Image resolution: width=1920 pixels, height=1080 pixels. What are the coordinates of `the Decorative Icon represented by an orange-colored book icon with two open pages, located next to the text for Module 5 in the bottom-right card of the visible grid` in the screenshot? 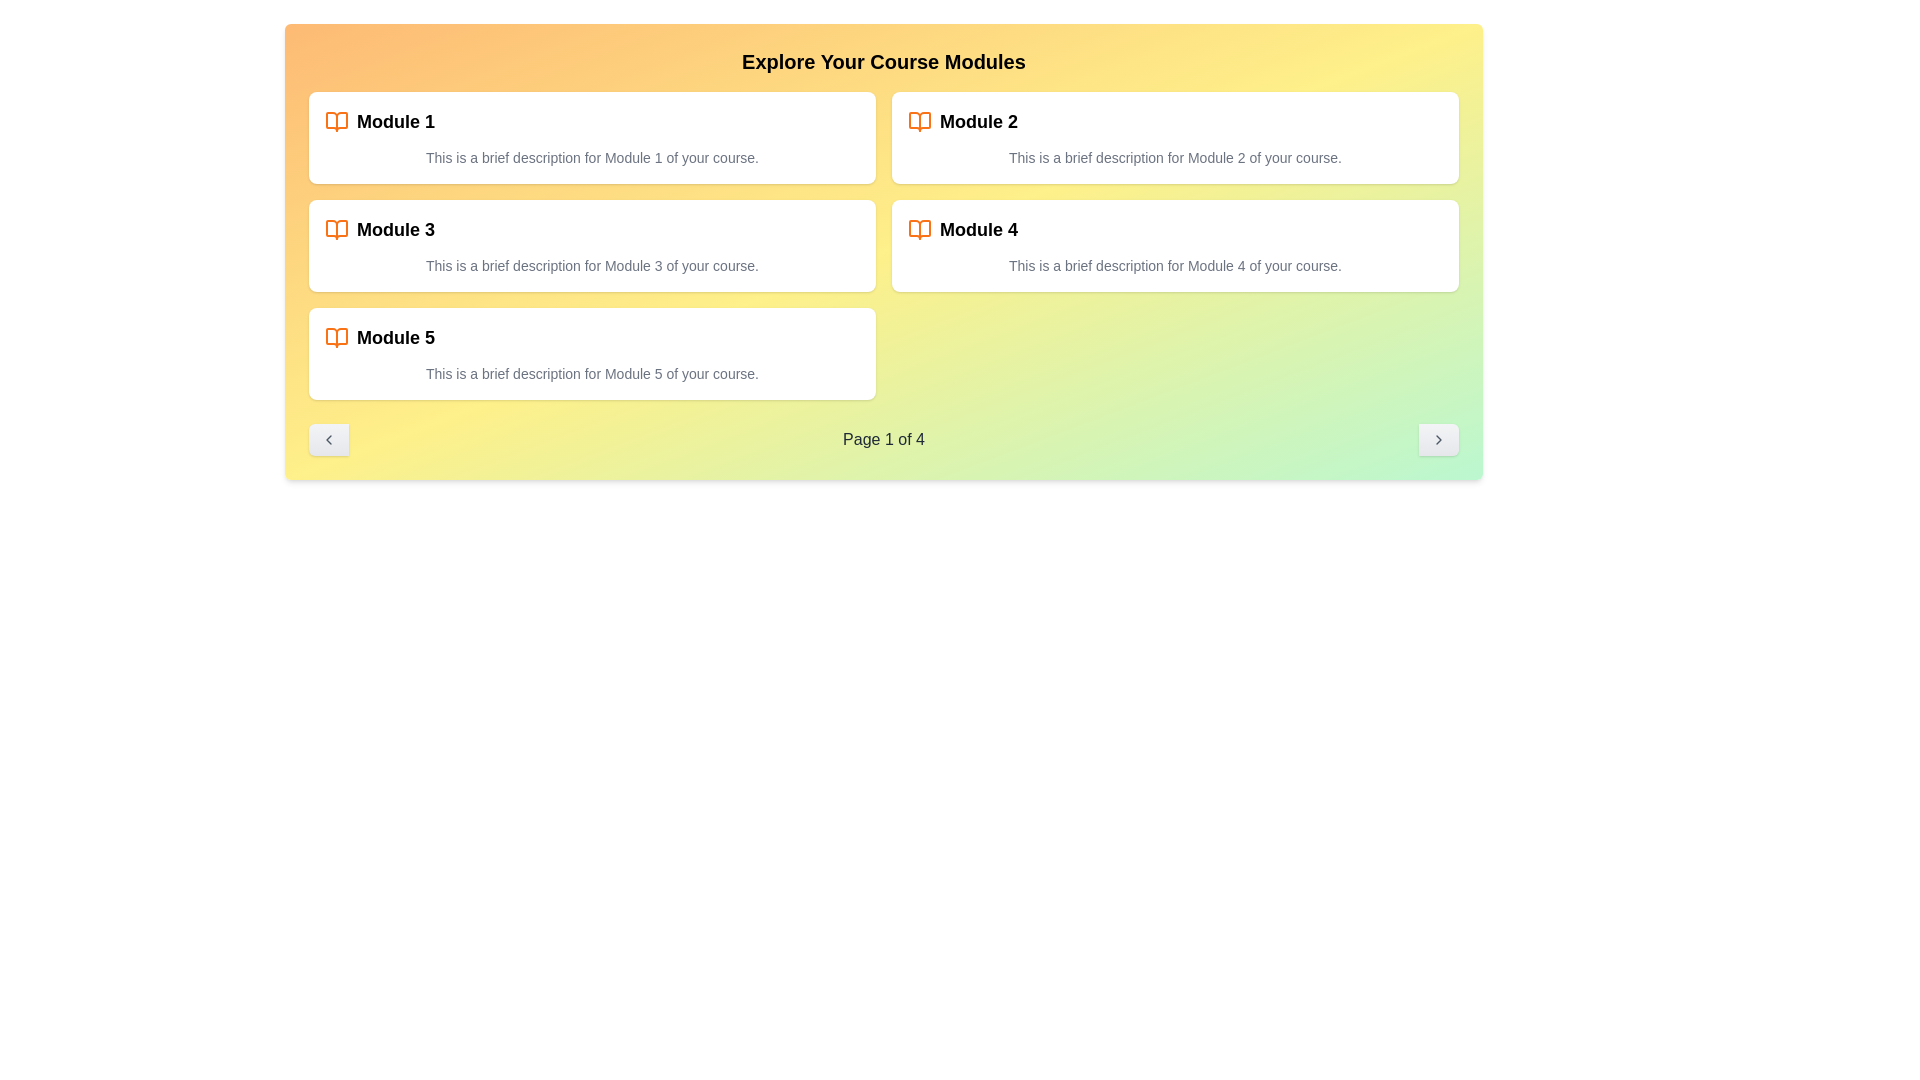 It's located at (336, 337).